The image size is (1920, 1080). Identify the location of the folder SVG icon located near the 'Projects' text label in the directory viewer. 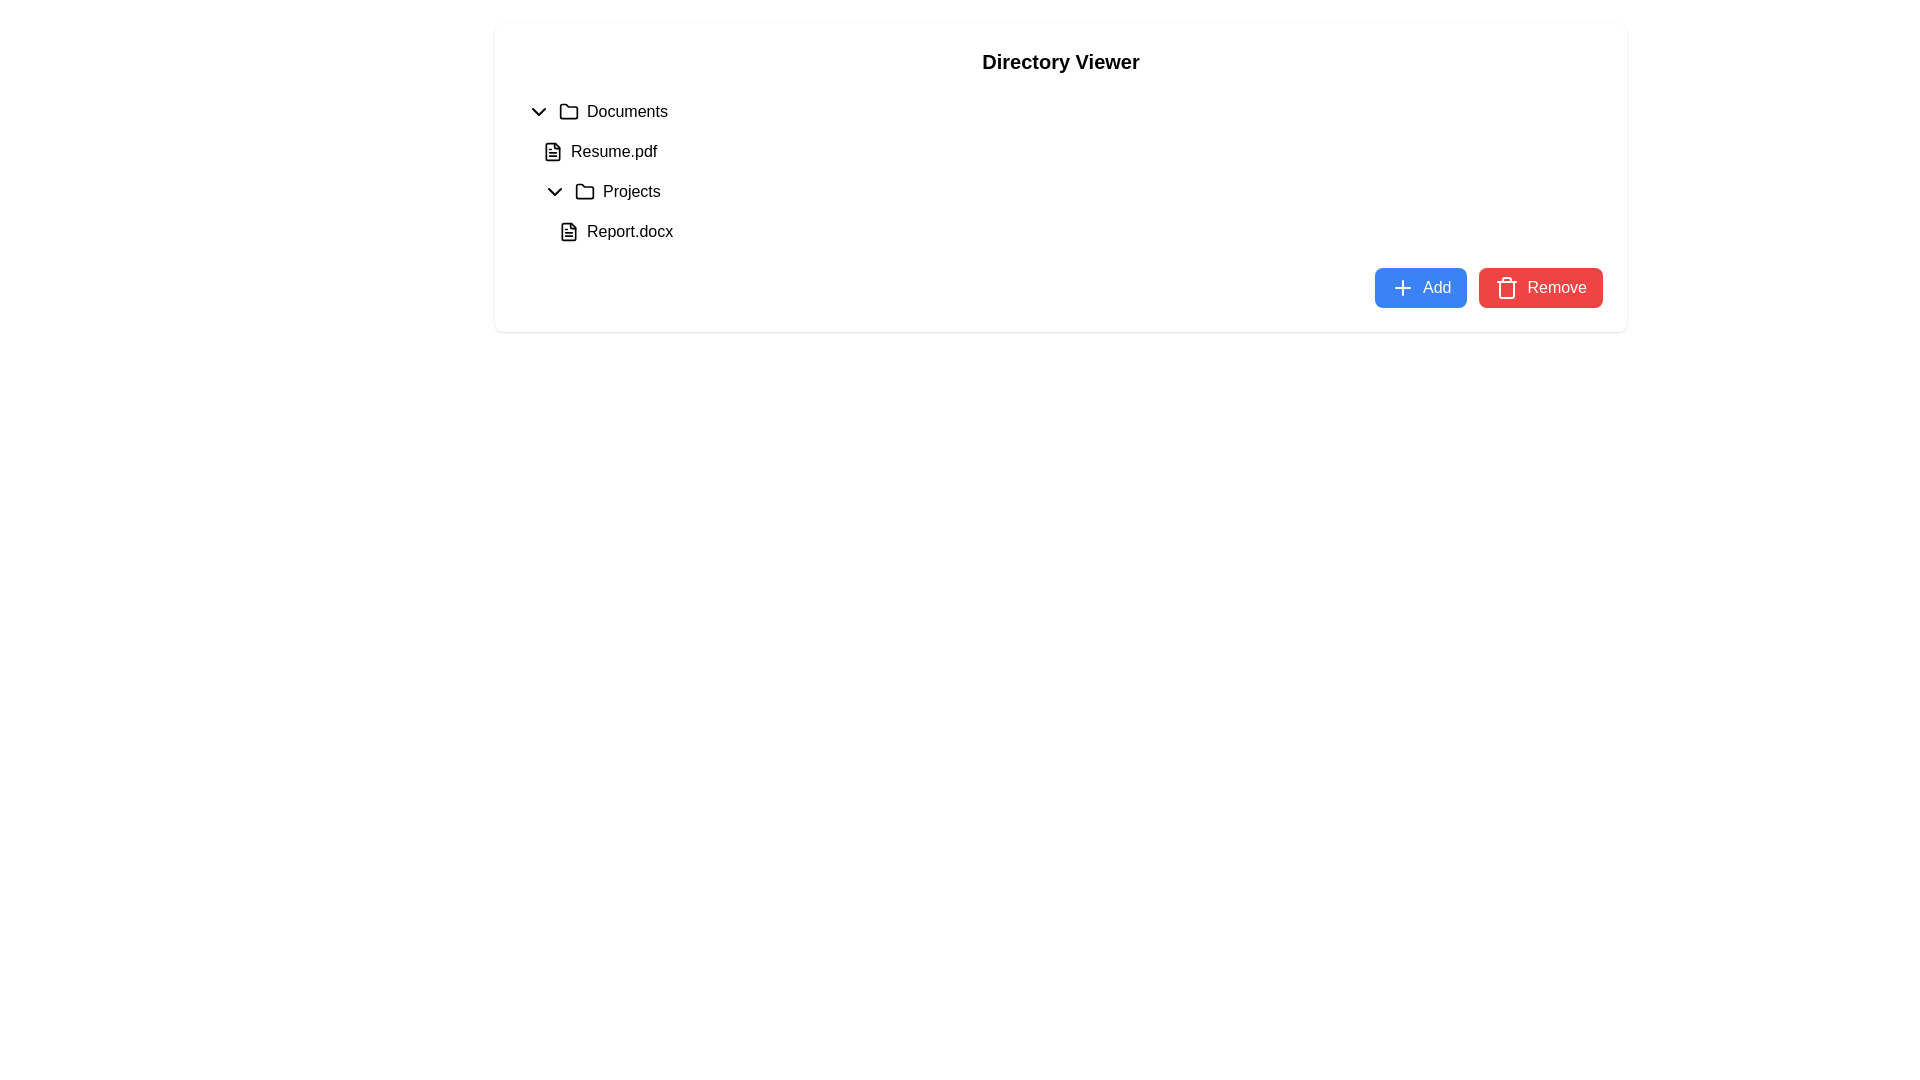
(584, 192).